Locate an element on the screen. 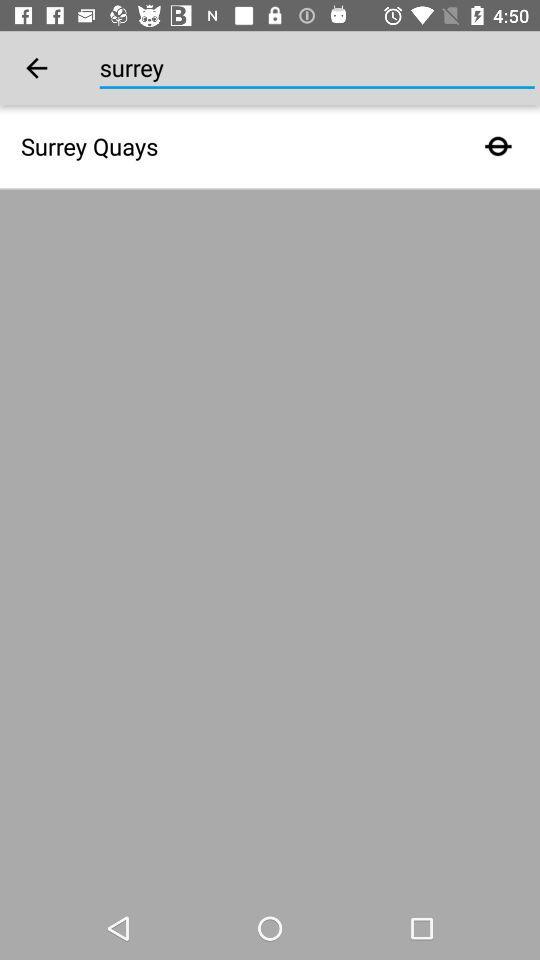 This screenshot has height=960, width=540. the item next to the surrey icon is located at coordinates (36, 68).